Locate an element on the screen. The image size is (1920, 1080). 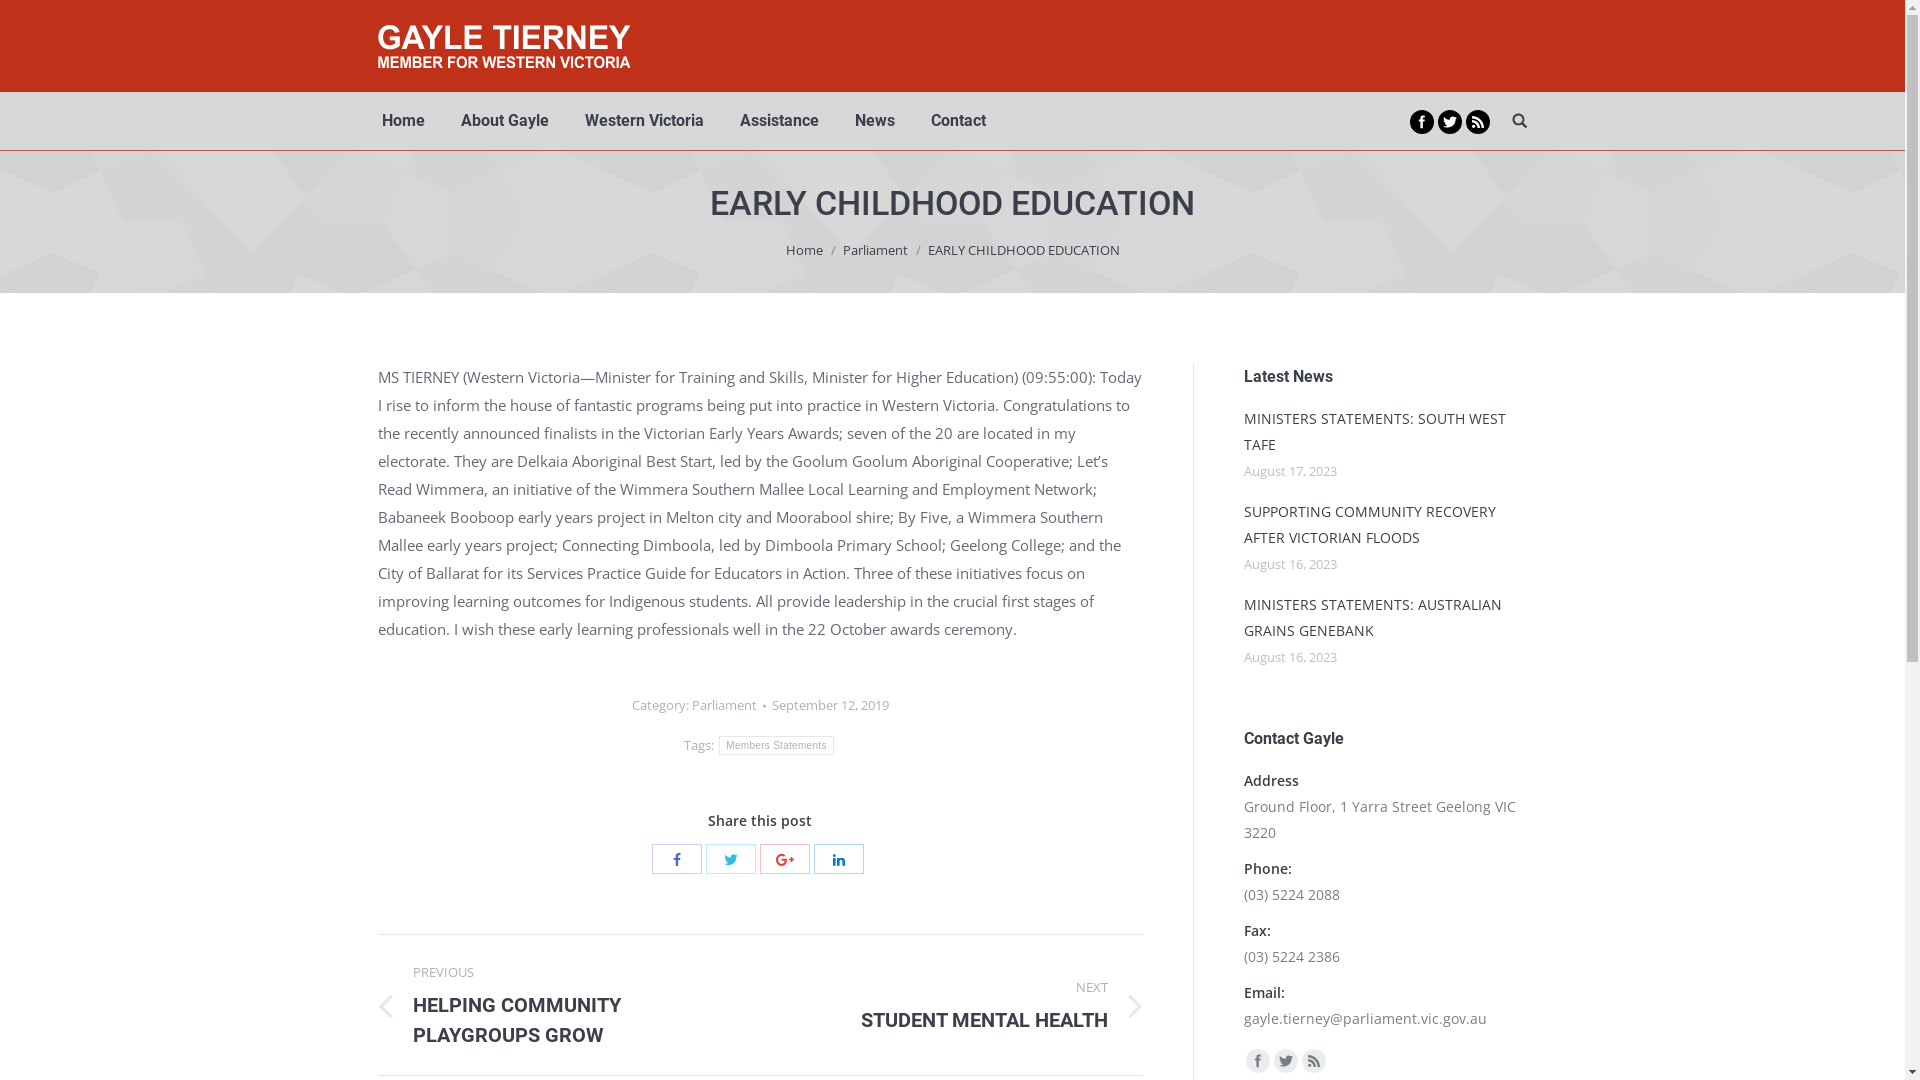
' ' is located at coordinates (1520, 120).